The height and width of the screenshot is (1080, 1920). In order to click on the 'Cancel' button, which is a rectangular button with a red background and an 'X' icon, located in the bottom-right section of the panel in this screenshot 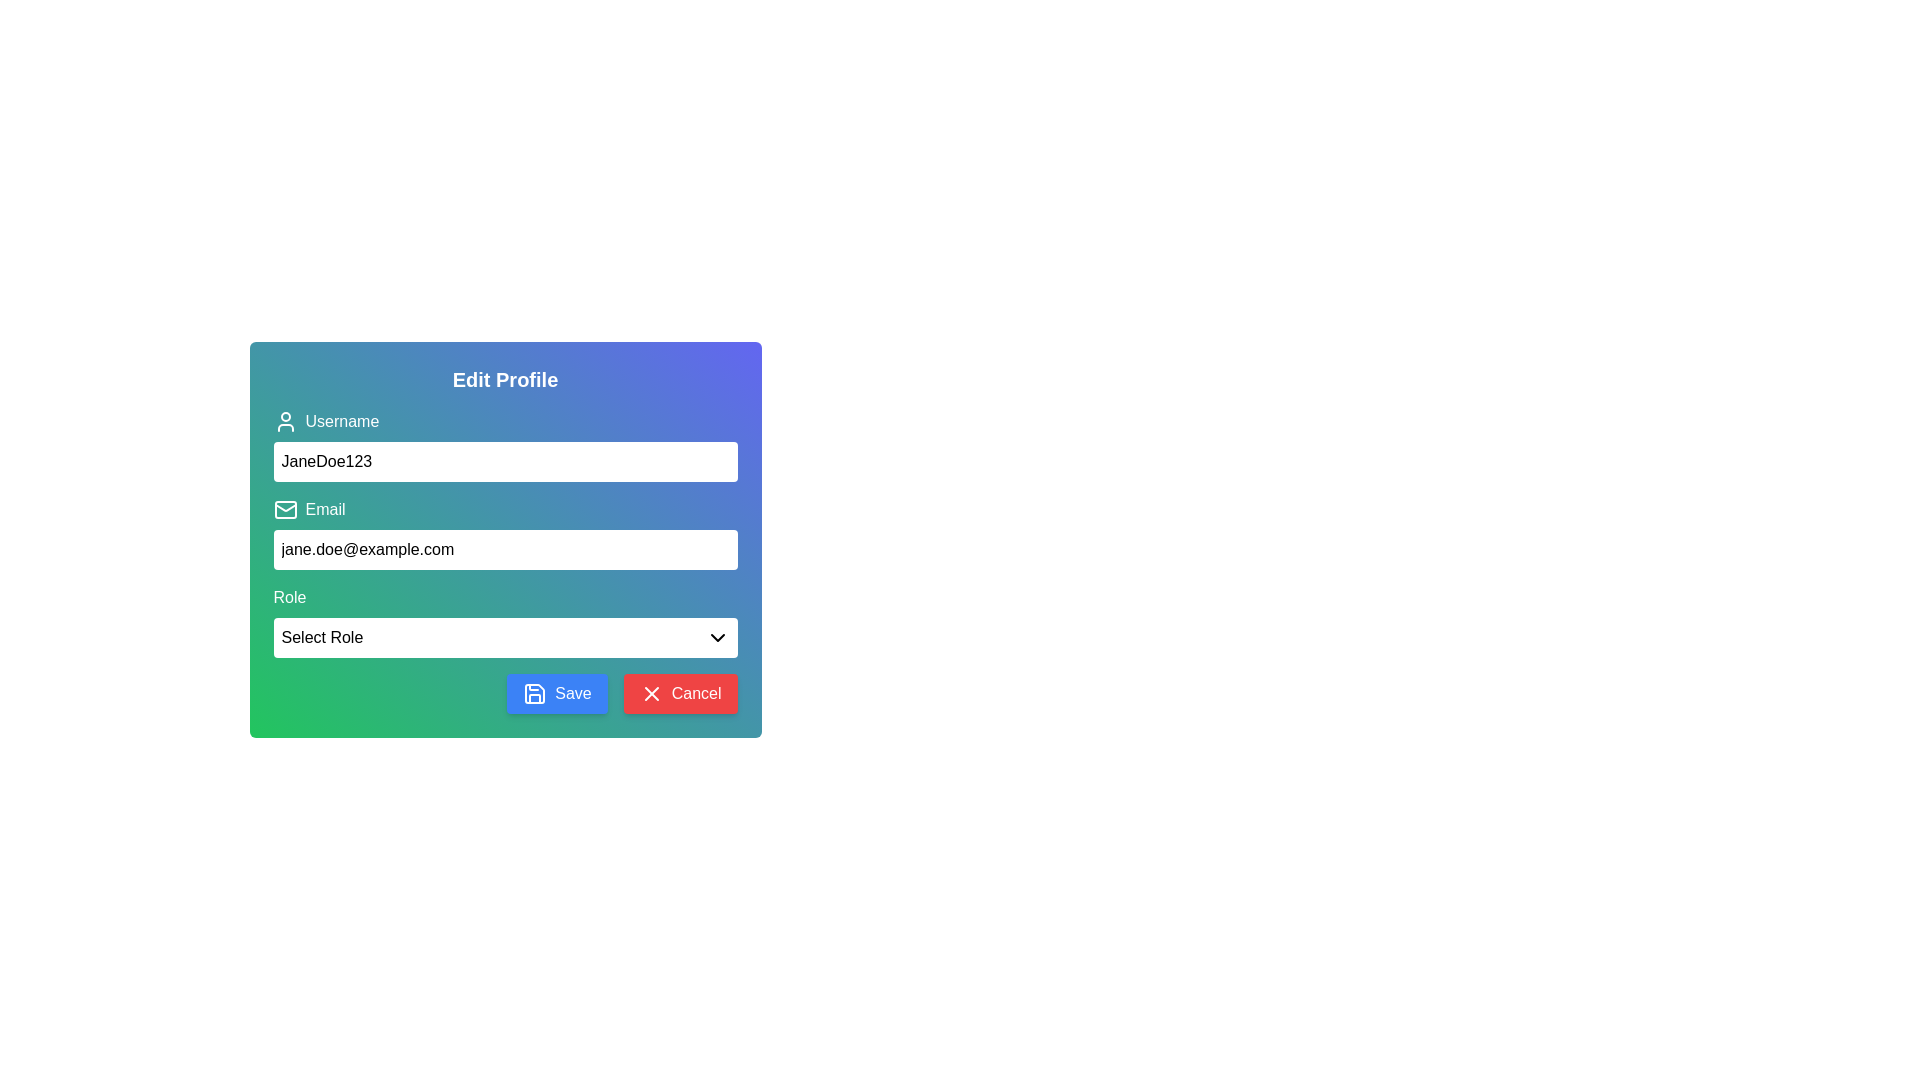, I will do `click(680, 693)`.